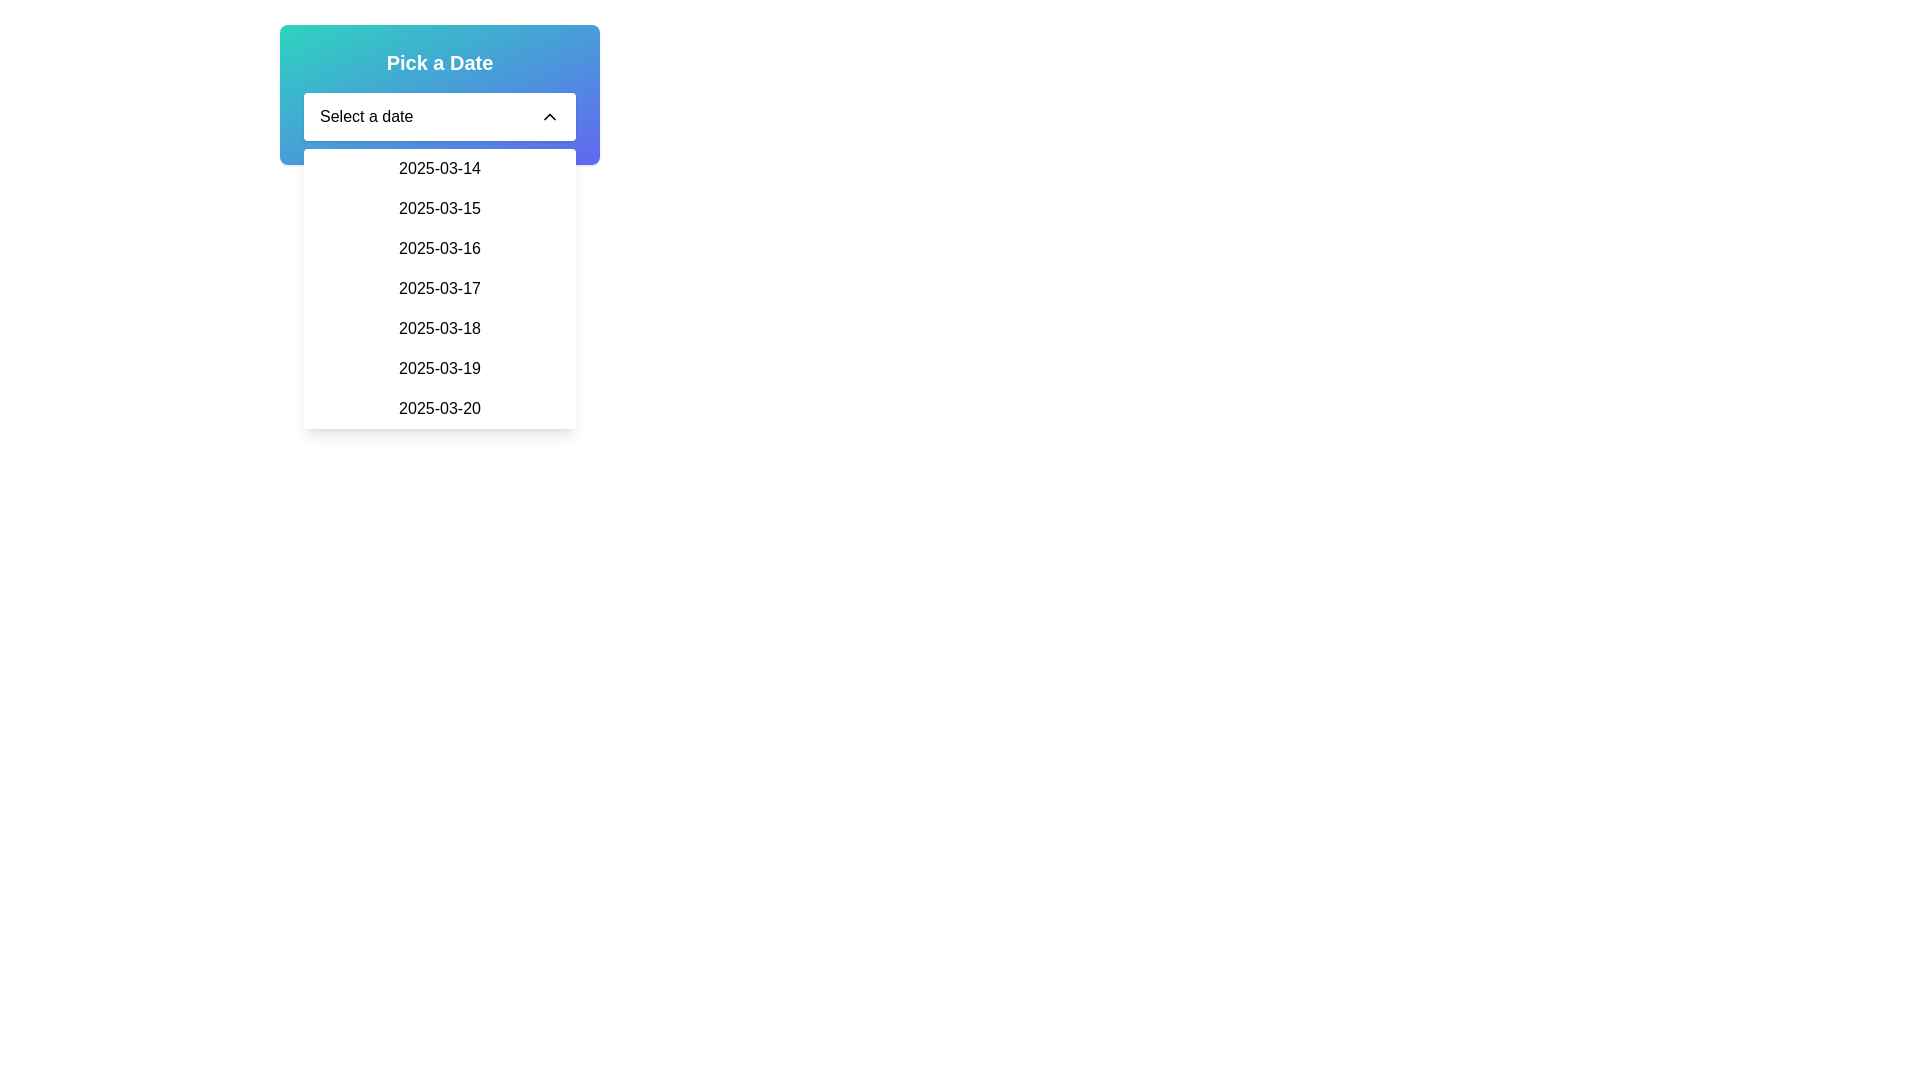 This screenshot has height=1080, width=1920. I want to click on to select the date string '2025-03-14' from the dropdown menu, which is the first item in the list, so click(439, 168).